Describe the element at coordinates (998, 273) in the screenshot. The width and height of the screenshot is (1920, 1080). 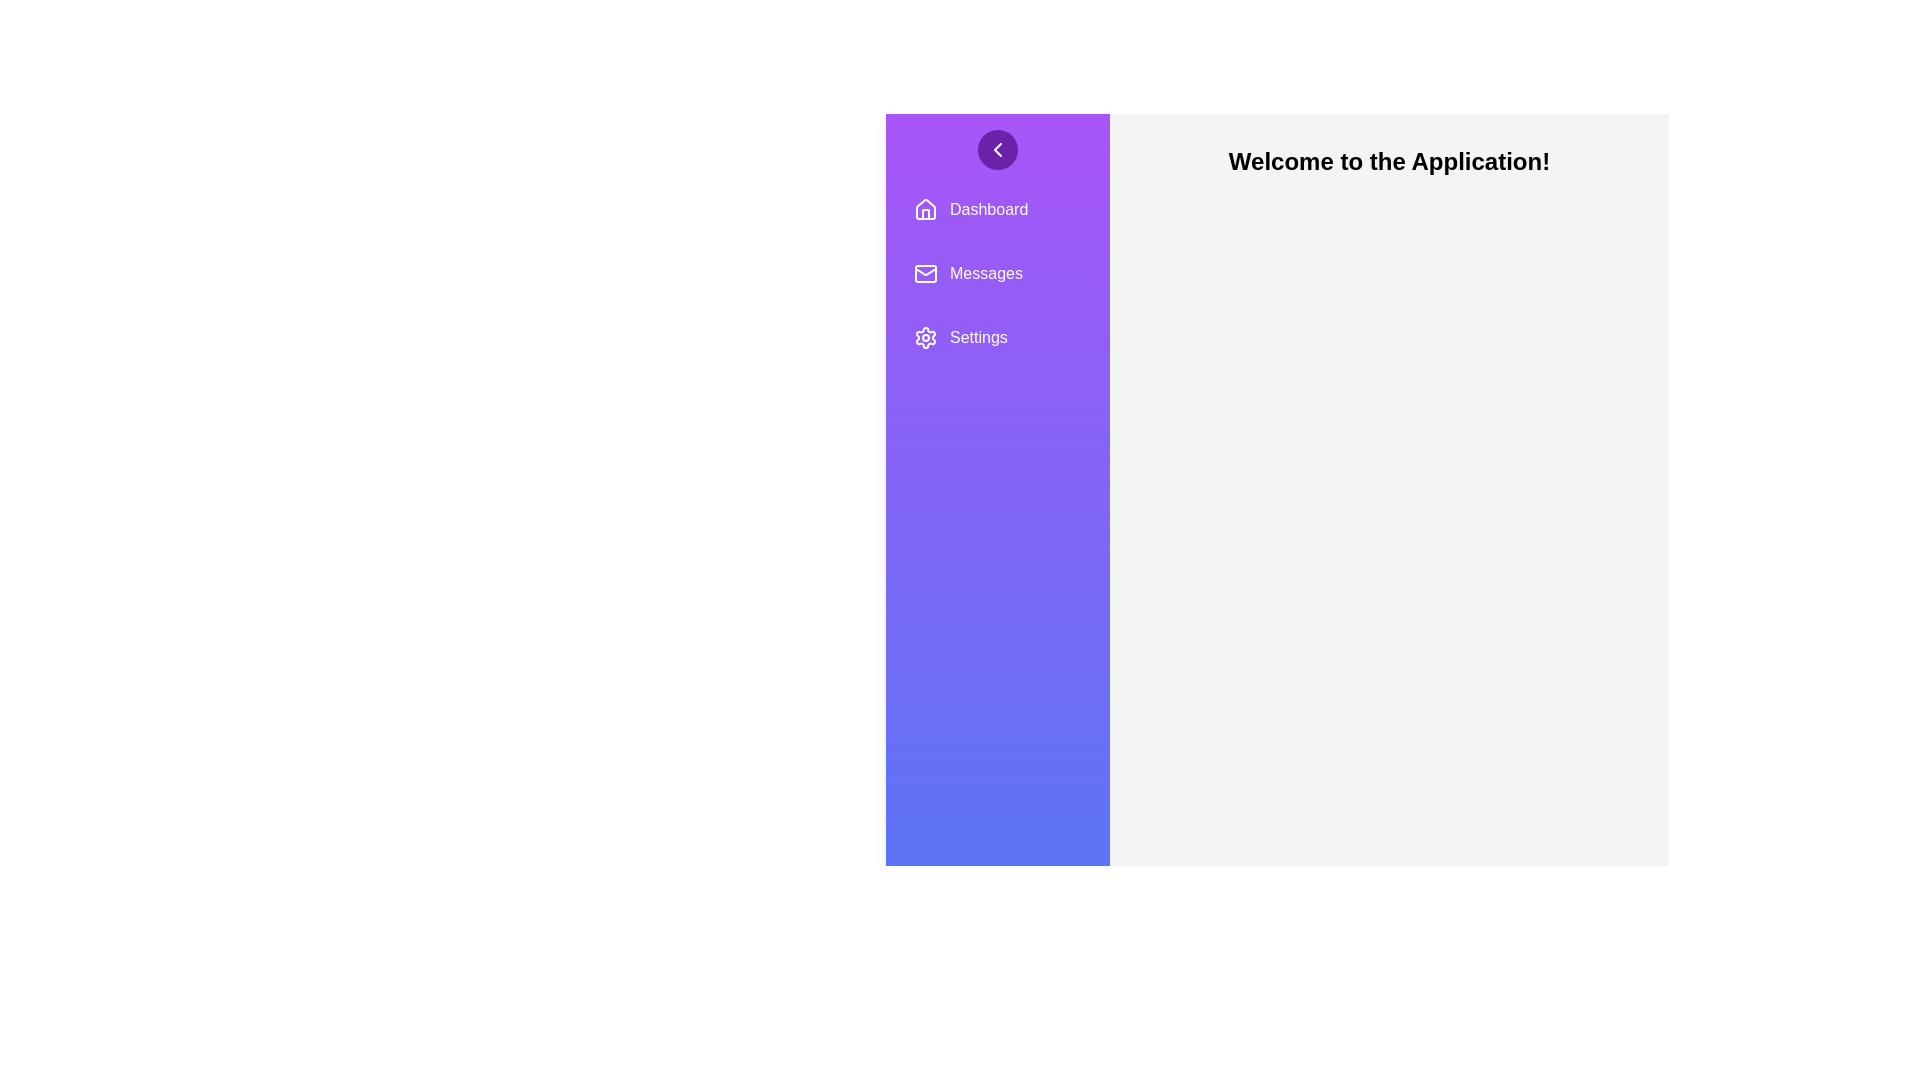
I see `the 'Messages' button located in the sidebar` at that location.